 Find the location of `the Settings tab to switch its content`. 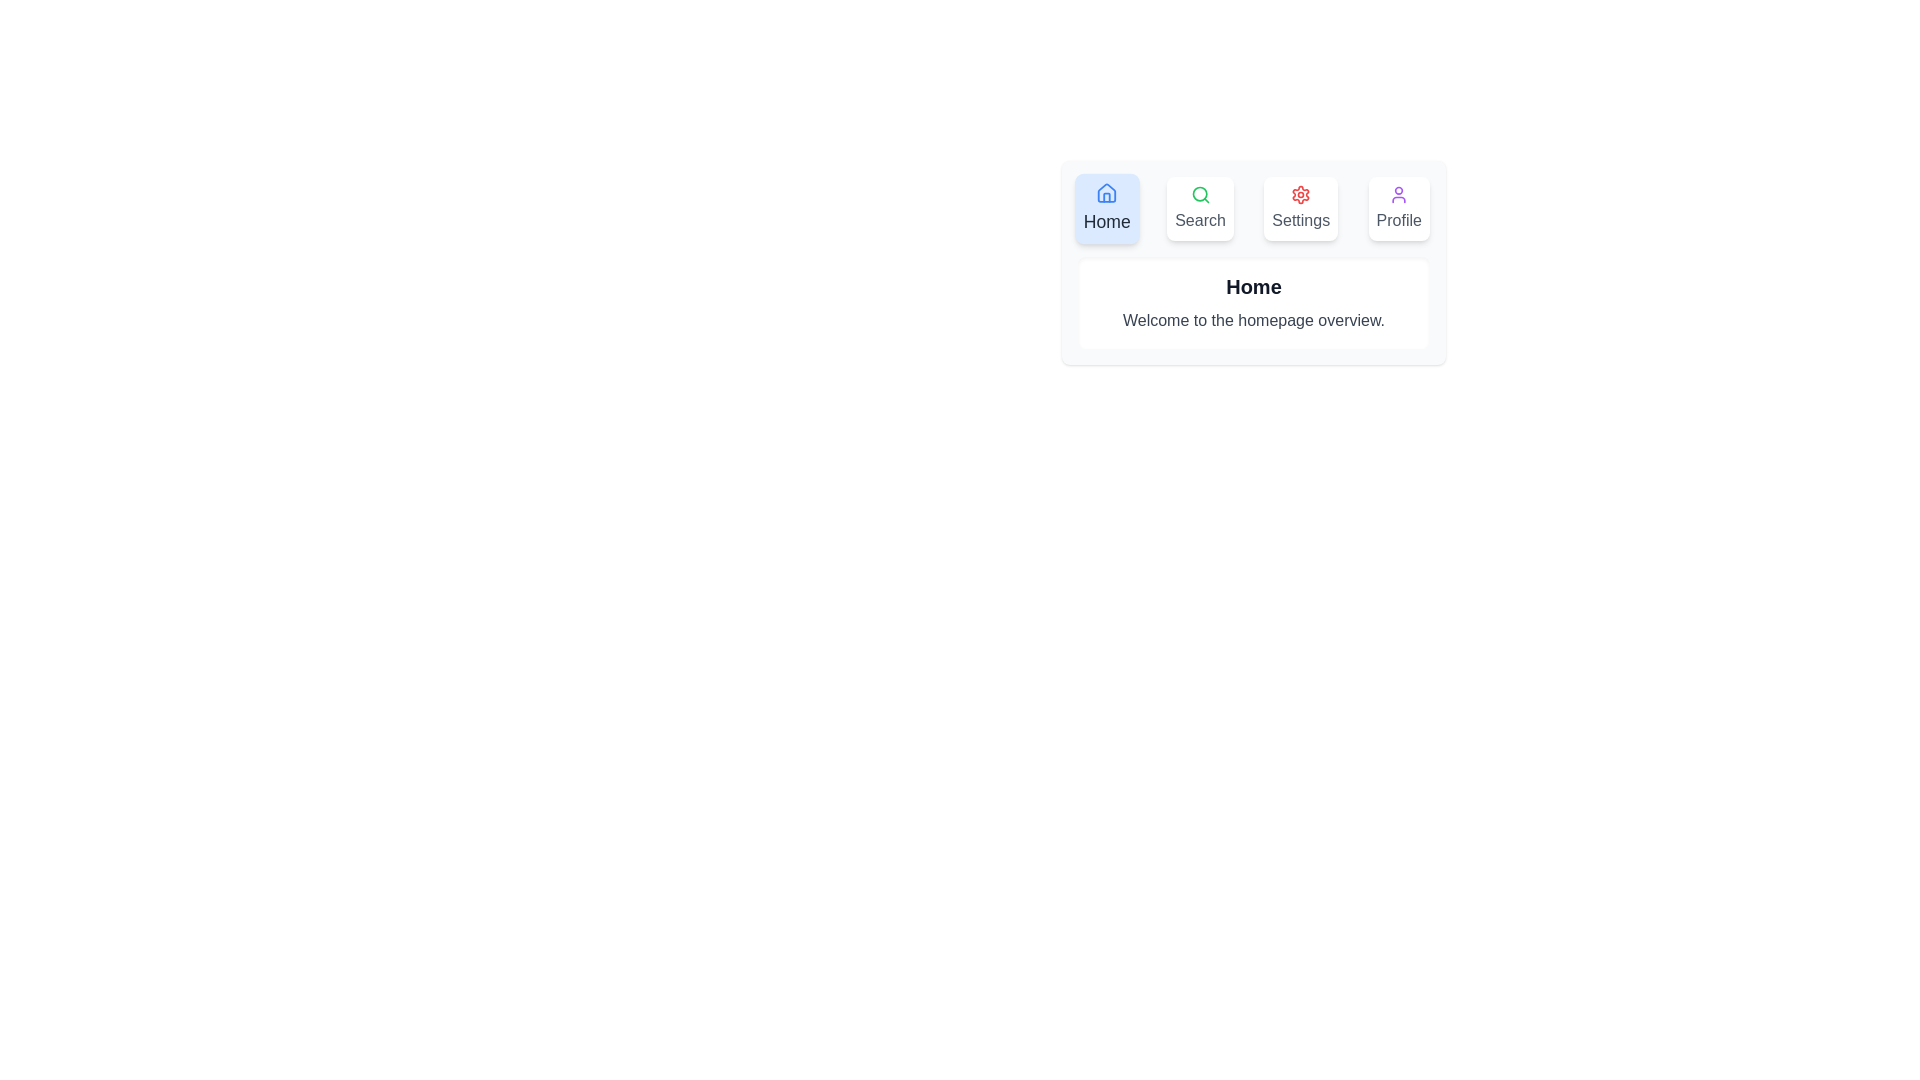

the Settings tab to switch its content is located at coordinates (1301, 208).